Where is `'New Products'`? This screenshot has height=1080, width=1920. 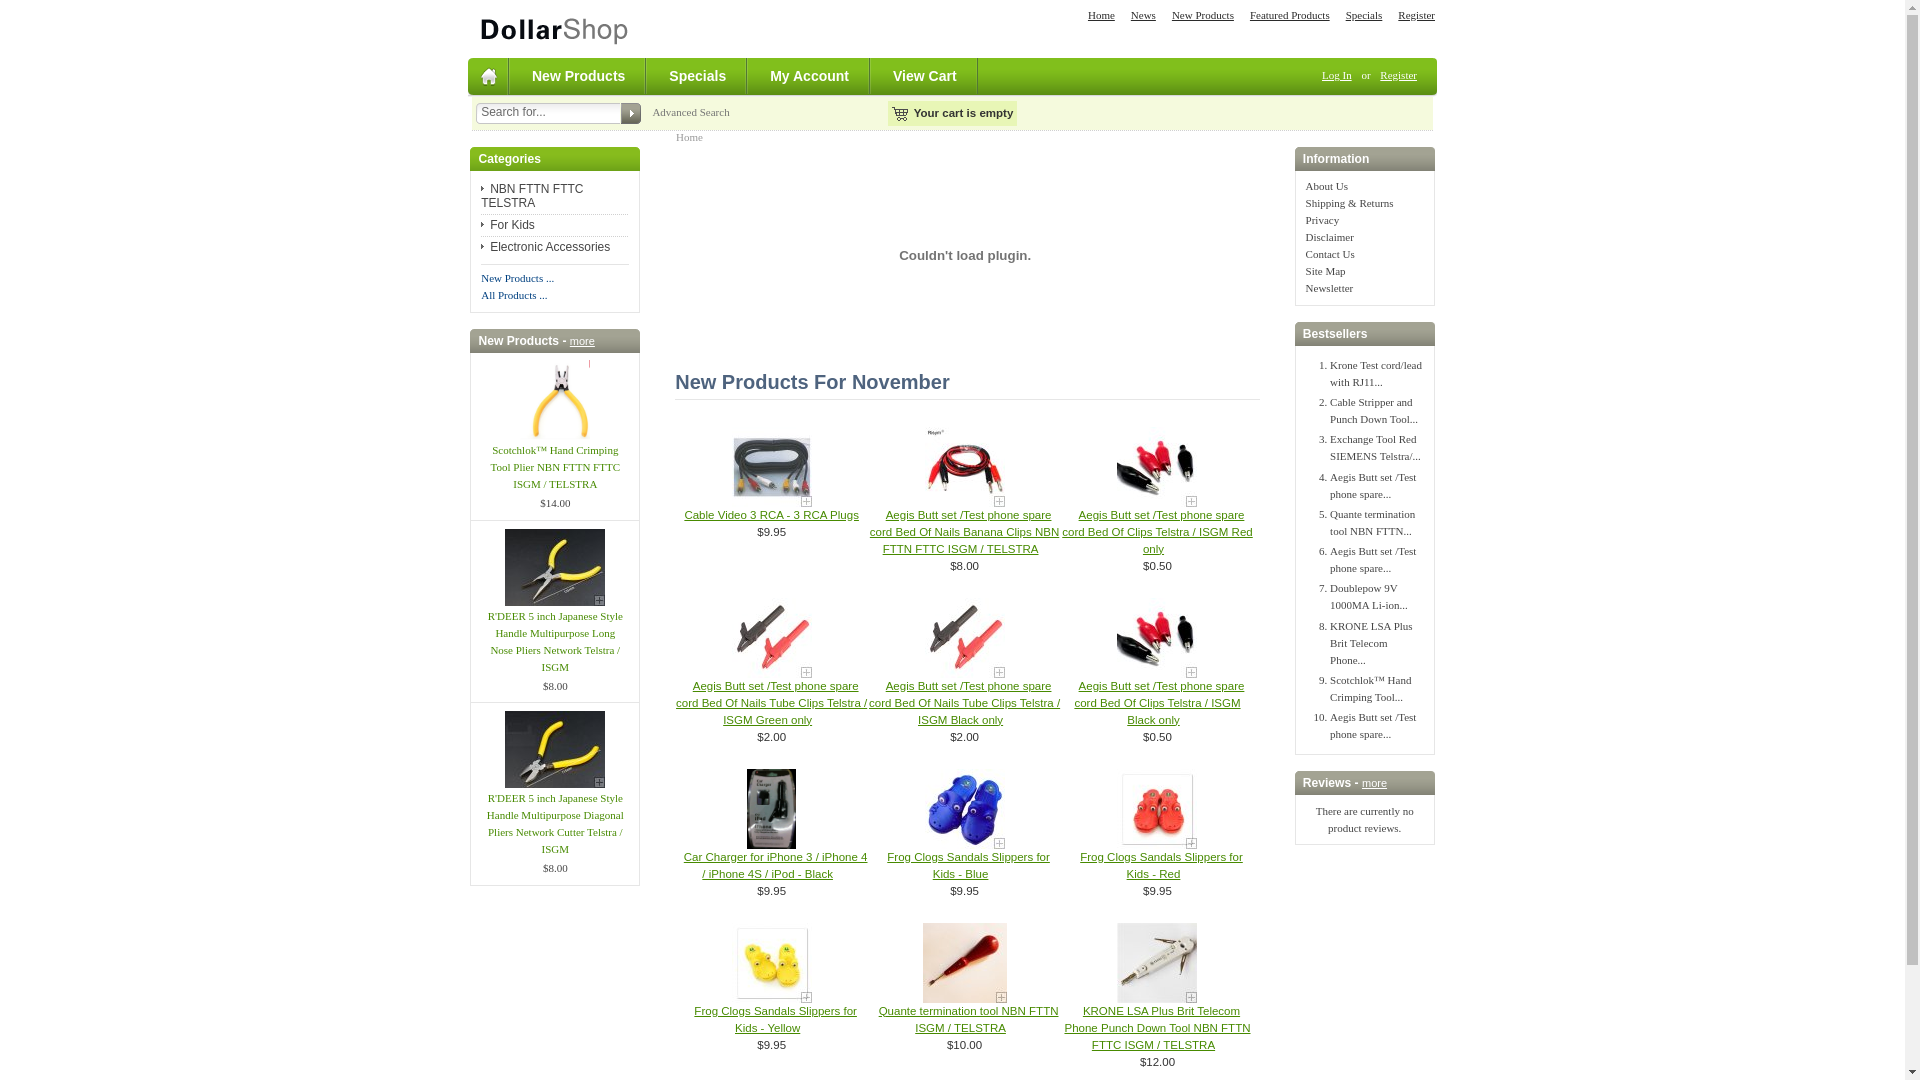 'New Products' is located at coordinates (578, 75).